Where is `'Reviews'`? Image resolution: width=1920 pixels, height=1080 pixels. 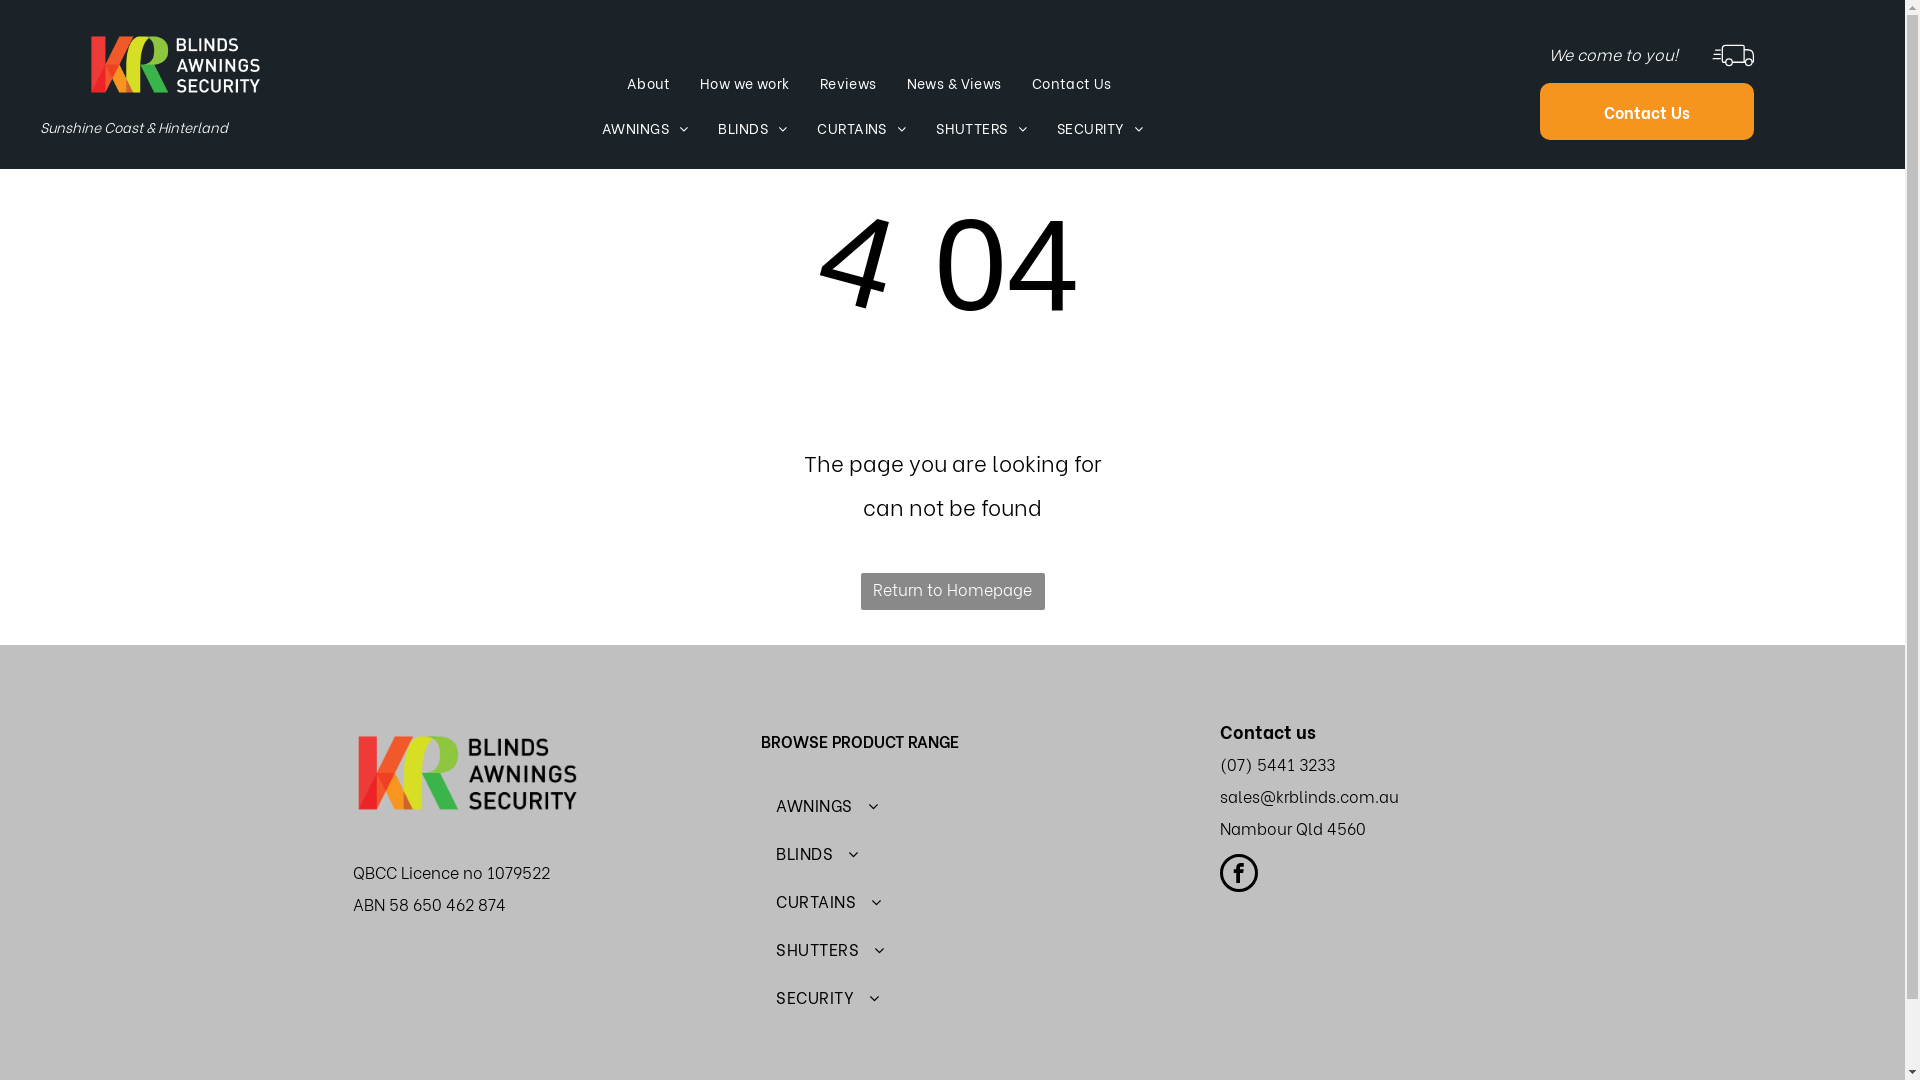 'Reviews' is located at coordinates (848, 82).